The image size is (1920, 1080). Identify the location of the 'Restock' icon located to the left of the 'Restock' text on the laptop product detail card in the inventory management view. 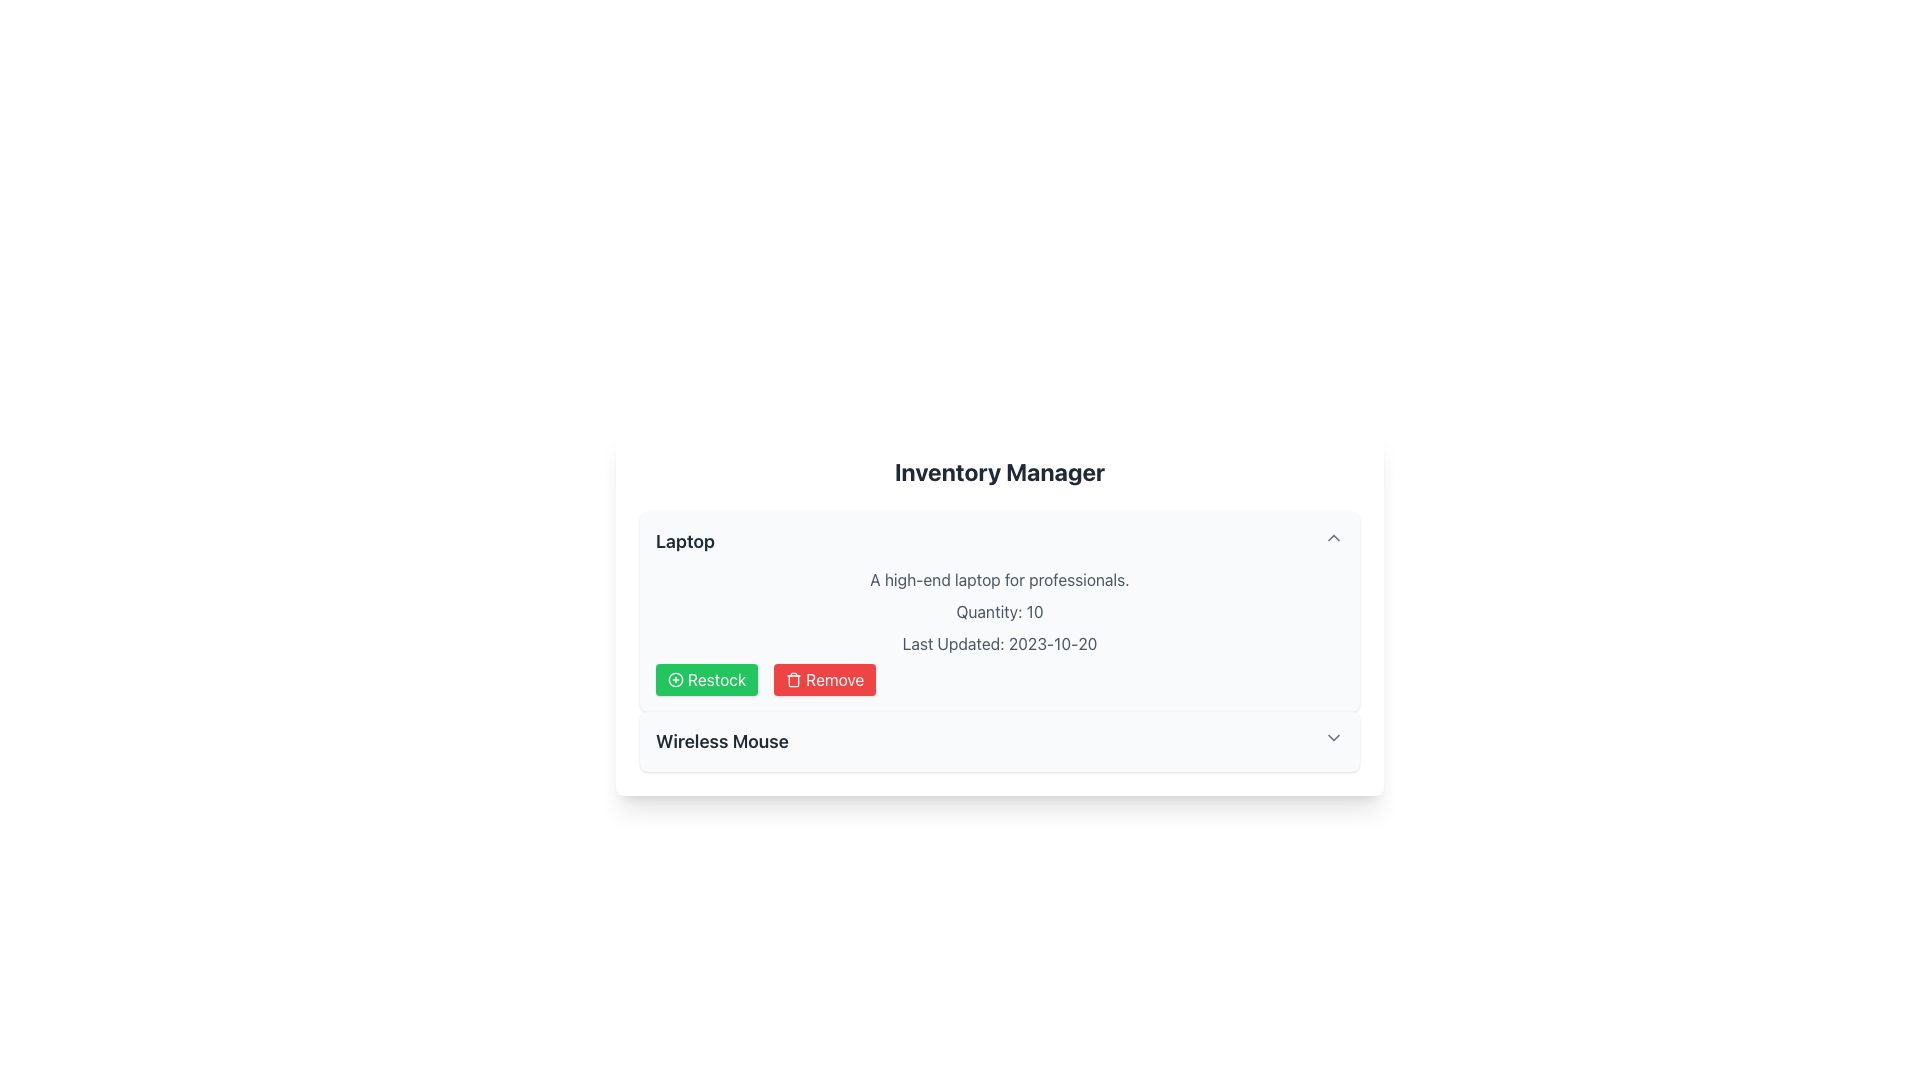
(676, 678).